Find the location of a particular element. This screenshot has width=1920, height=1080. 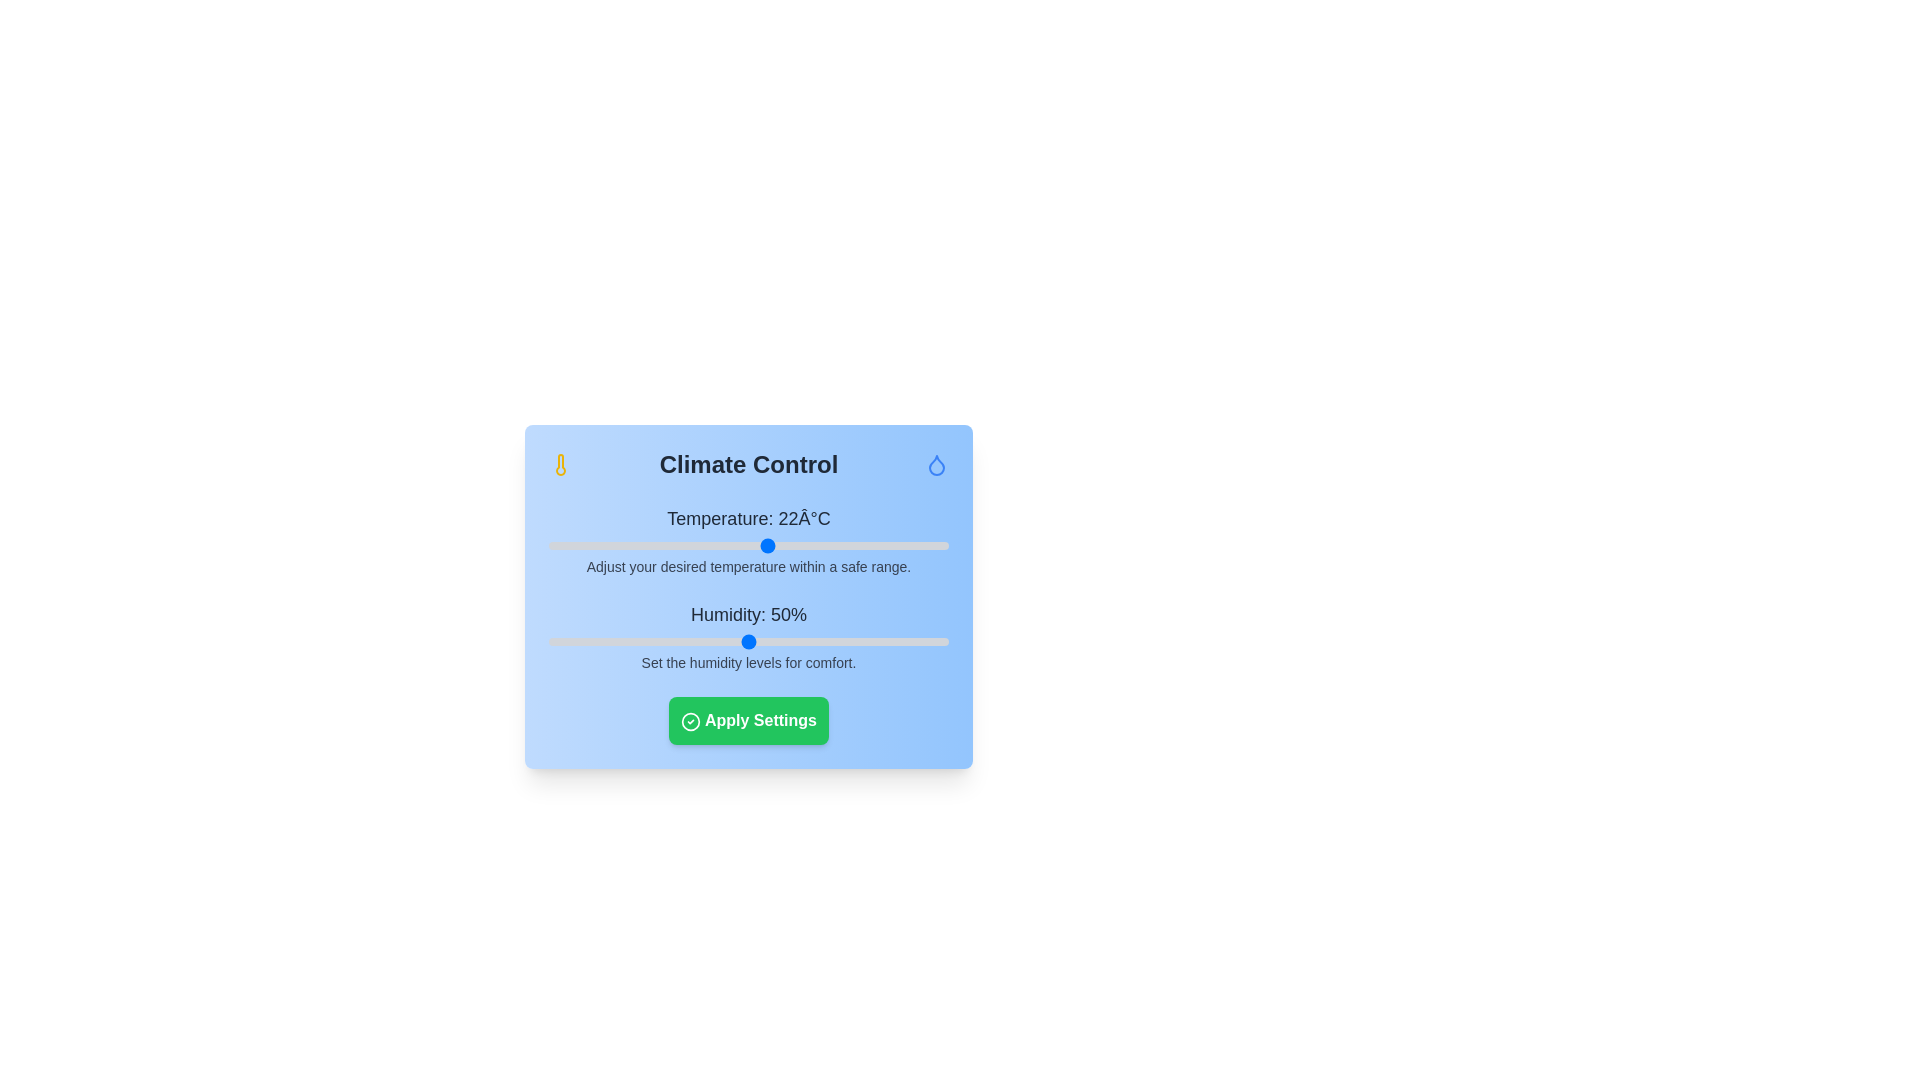

the blue knob of the range slider located beneath the text 'Temperature: 22°C' is located at coordinates (747, 546).